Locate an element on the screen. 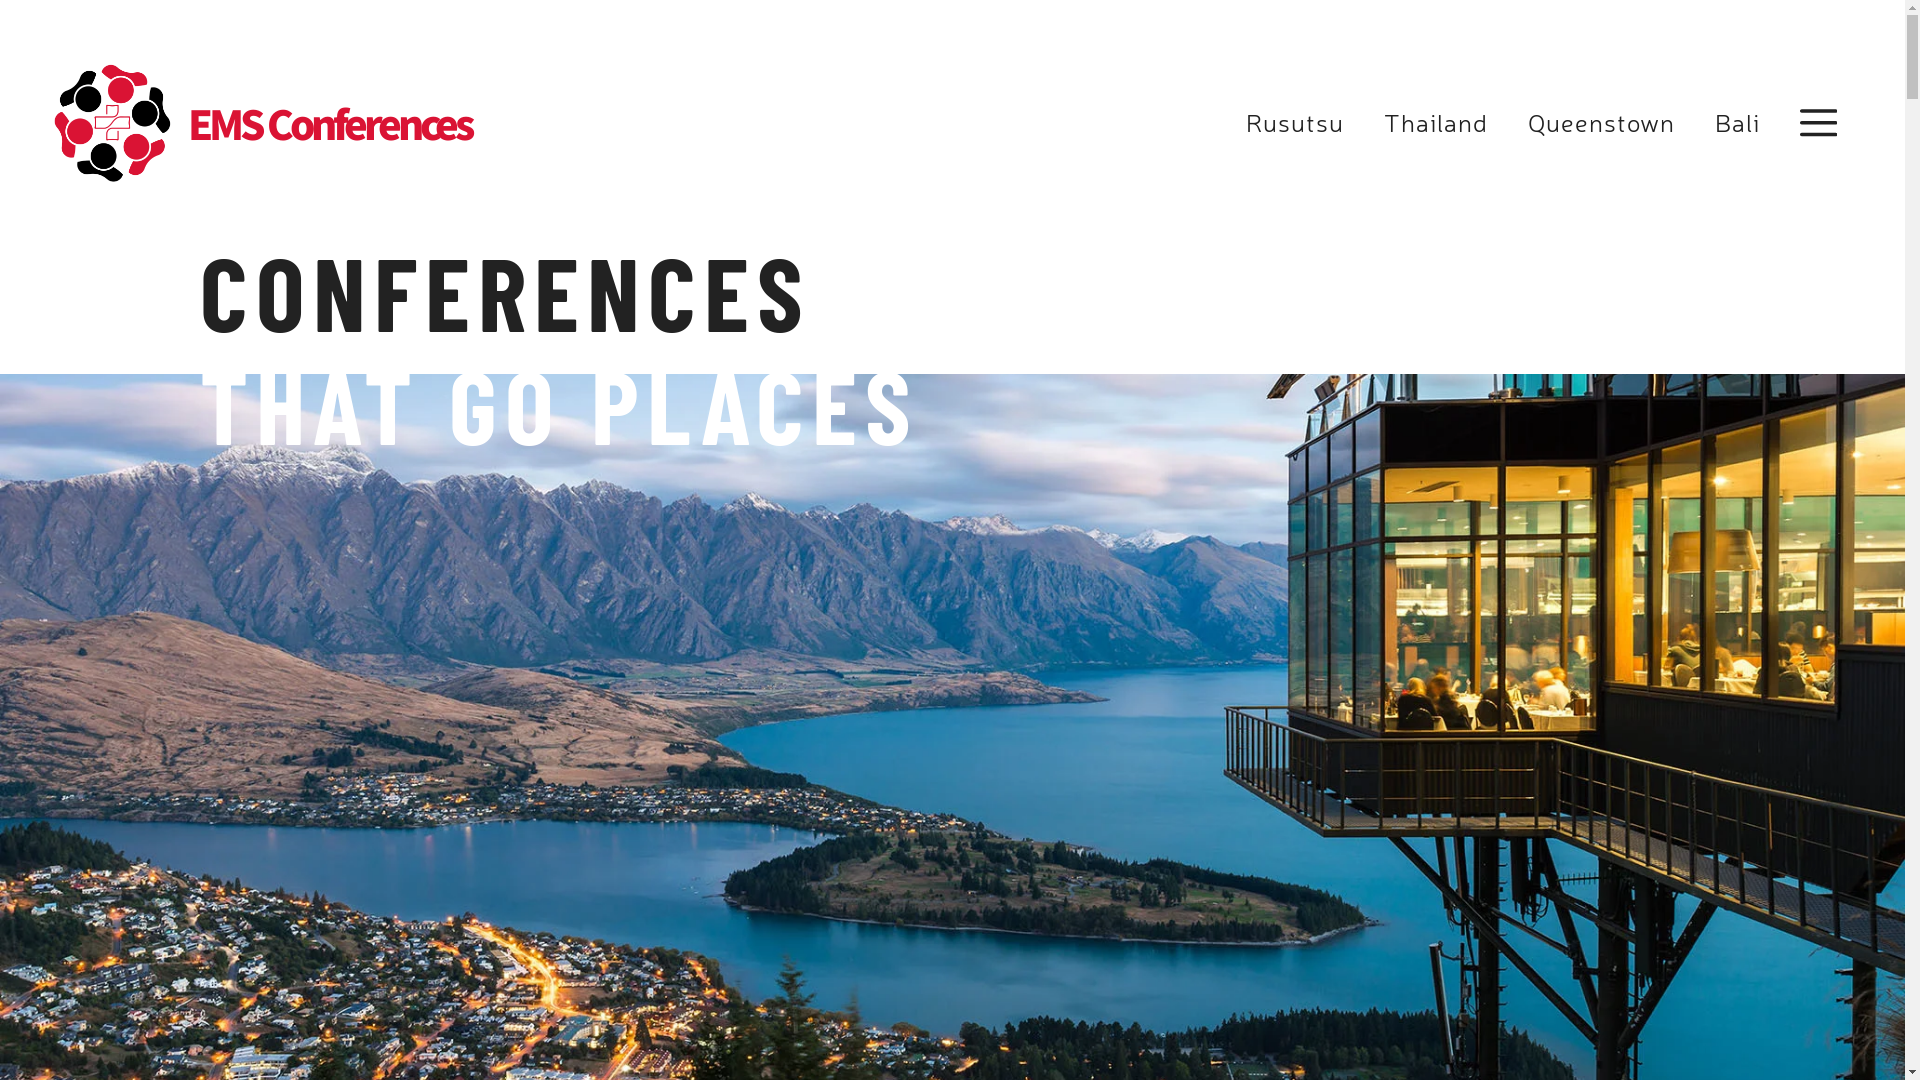 The height and width of the screenshot is (1080, 1920). 'Bali' is located at coordinates (1735, 123).